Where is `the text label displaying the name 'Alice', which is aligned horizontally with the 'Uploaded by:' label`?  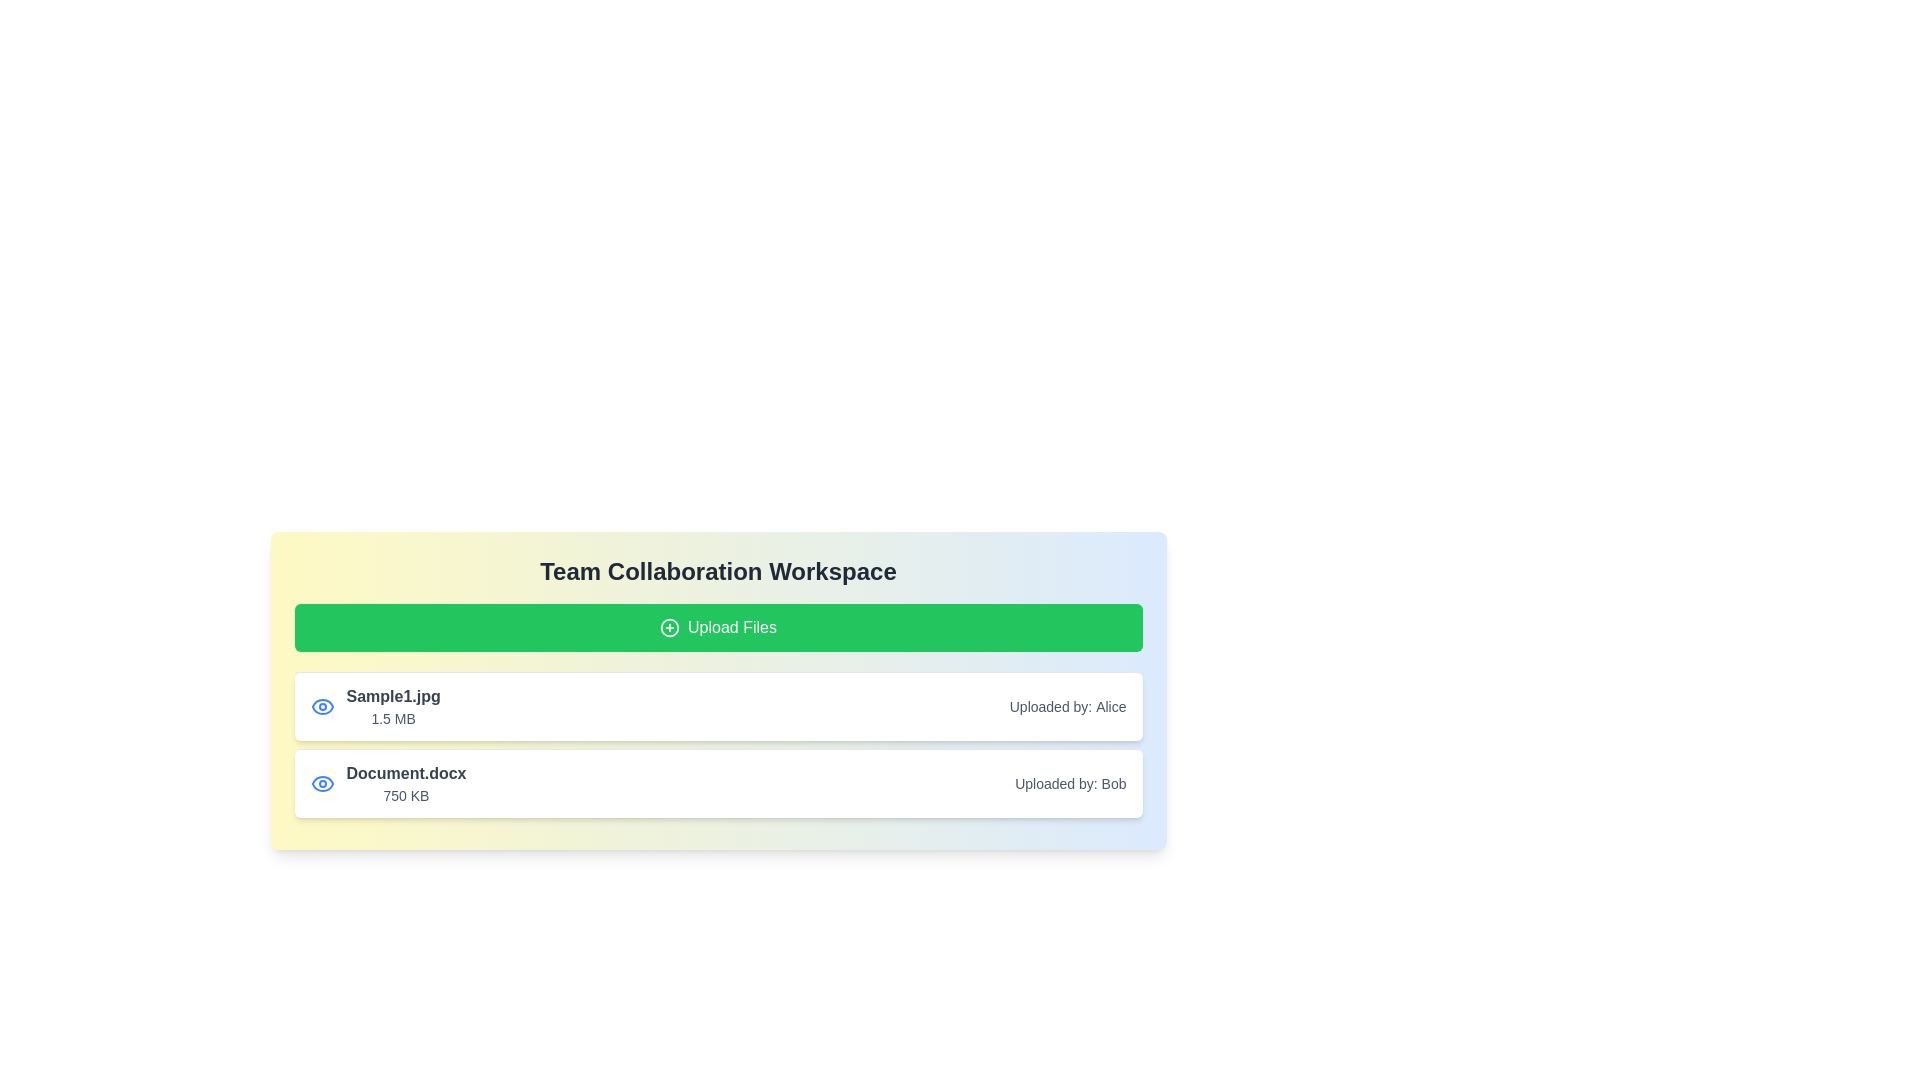 the text label displaying the name 'Alice', which is aligned horizontally with the 'Uploaded by:' label is located at coordinates (1110, 705).